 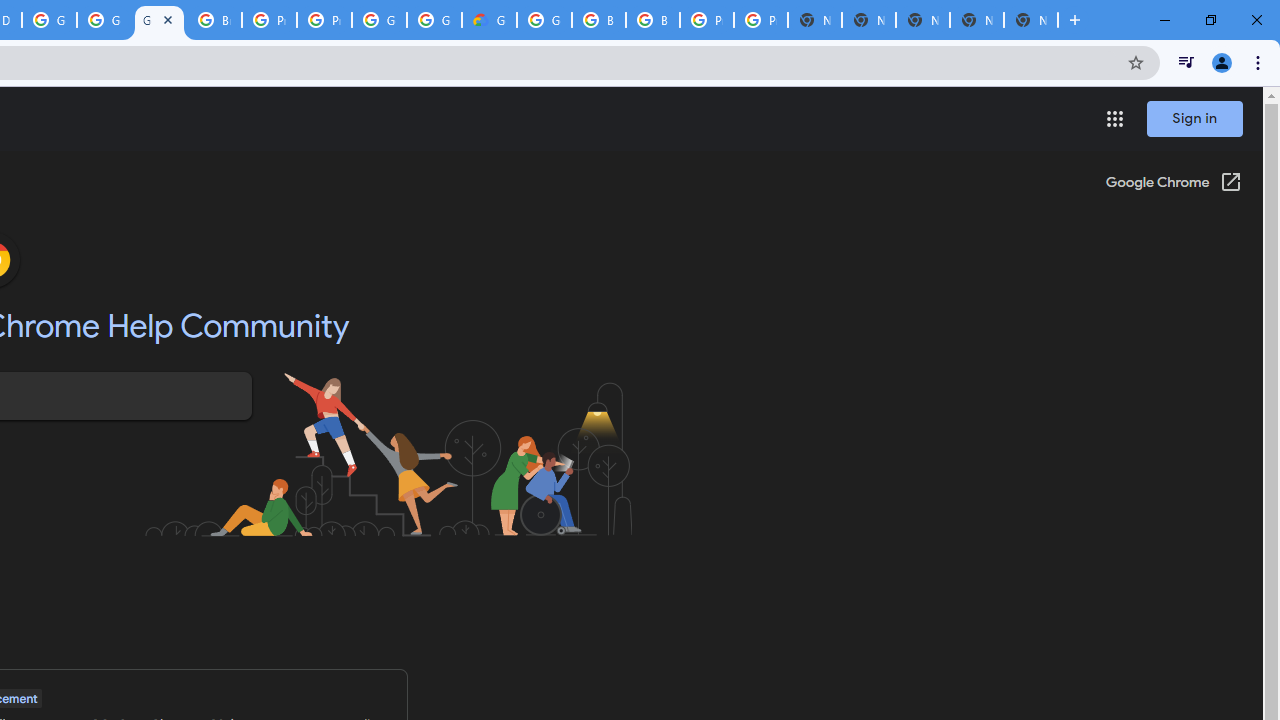 What do you see at coordinates (1113, 119) in the screenshot?
I see `'Google apps'` at bounding box center [1113, 119].